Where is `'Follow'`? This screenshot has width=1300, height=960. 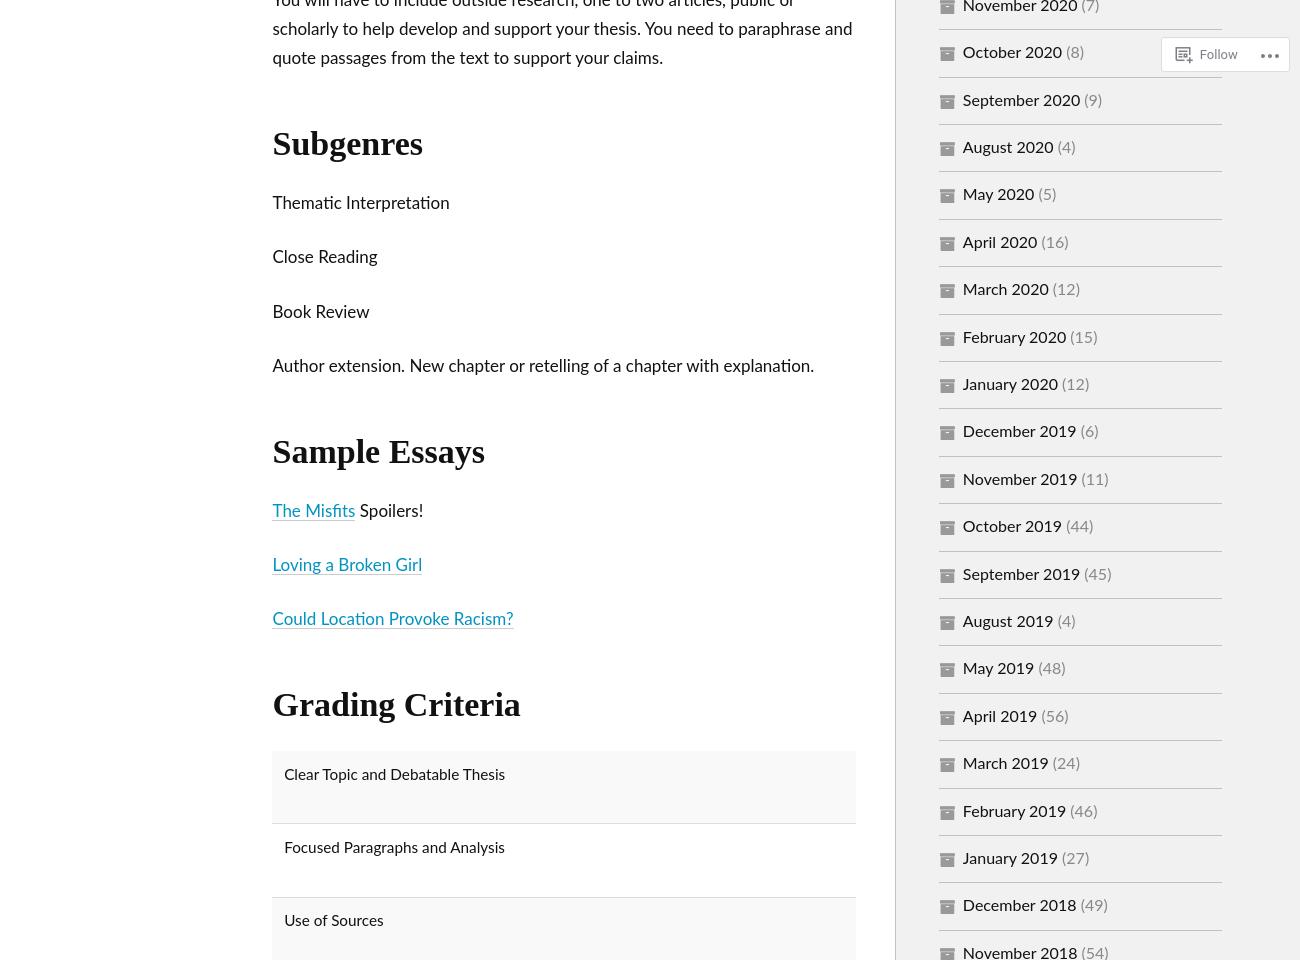
'Follow' is located at coordinates (1216, 51).